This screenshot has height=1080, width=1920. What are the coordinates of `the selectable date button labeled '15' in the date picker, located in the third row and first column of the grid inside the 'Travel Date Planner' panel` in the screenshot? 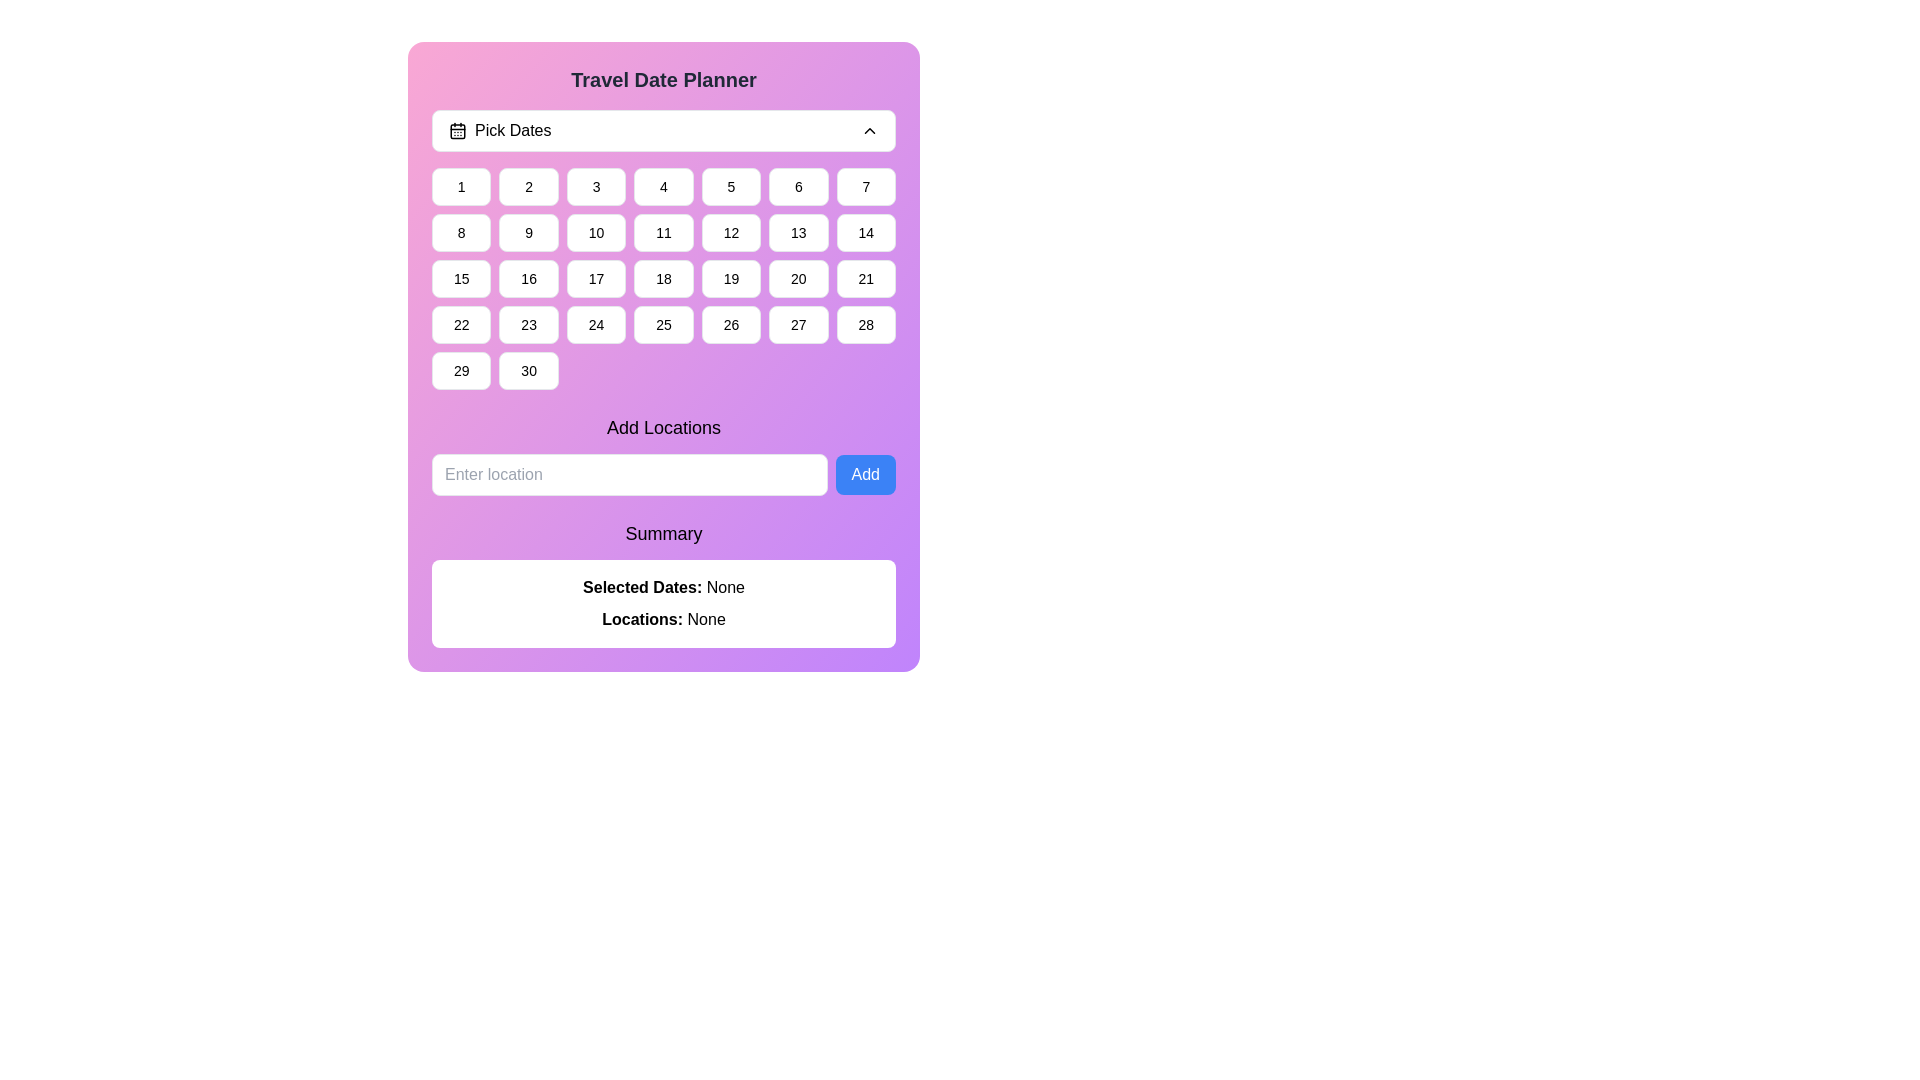 It's located at (460, 278).